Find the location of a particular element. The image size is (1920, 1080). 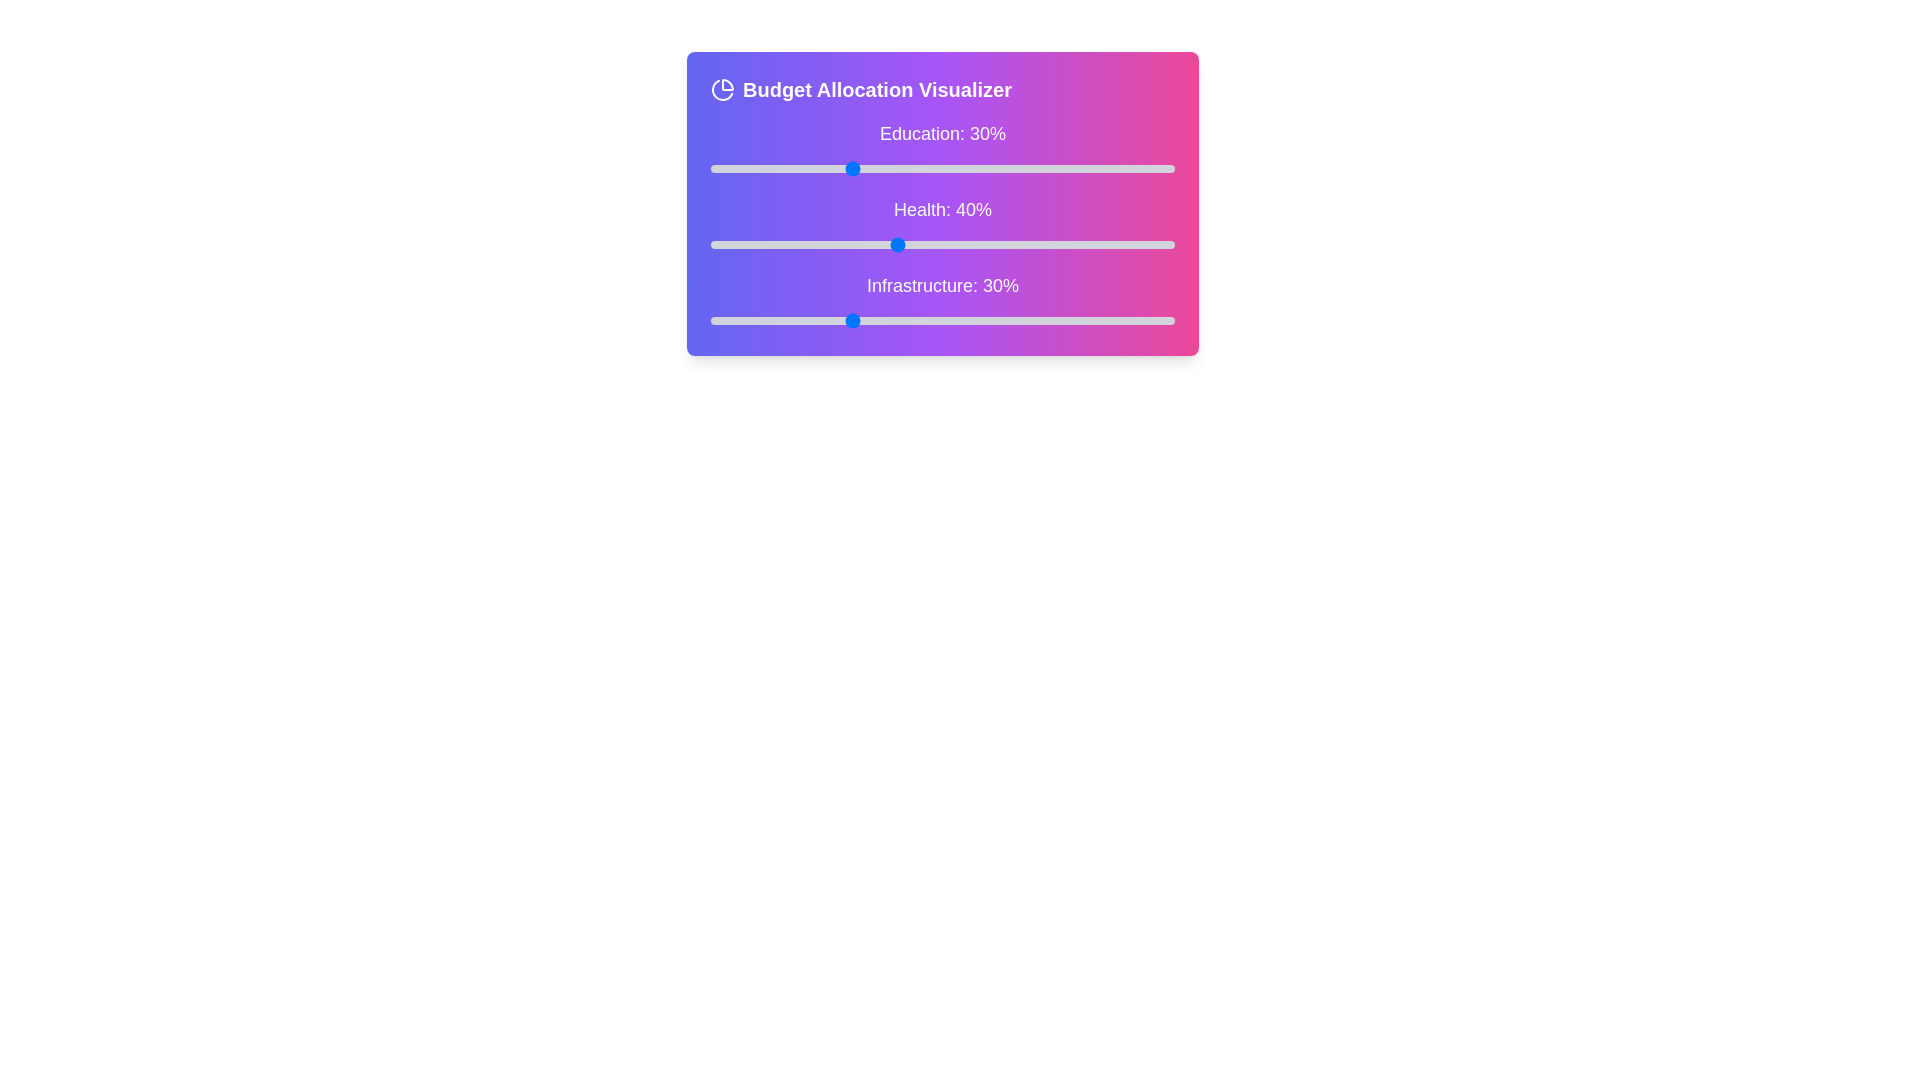

the slider is located at coordinates (1137, 319).